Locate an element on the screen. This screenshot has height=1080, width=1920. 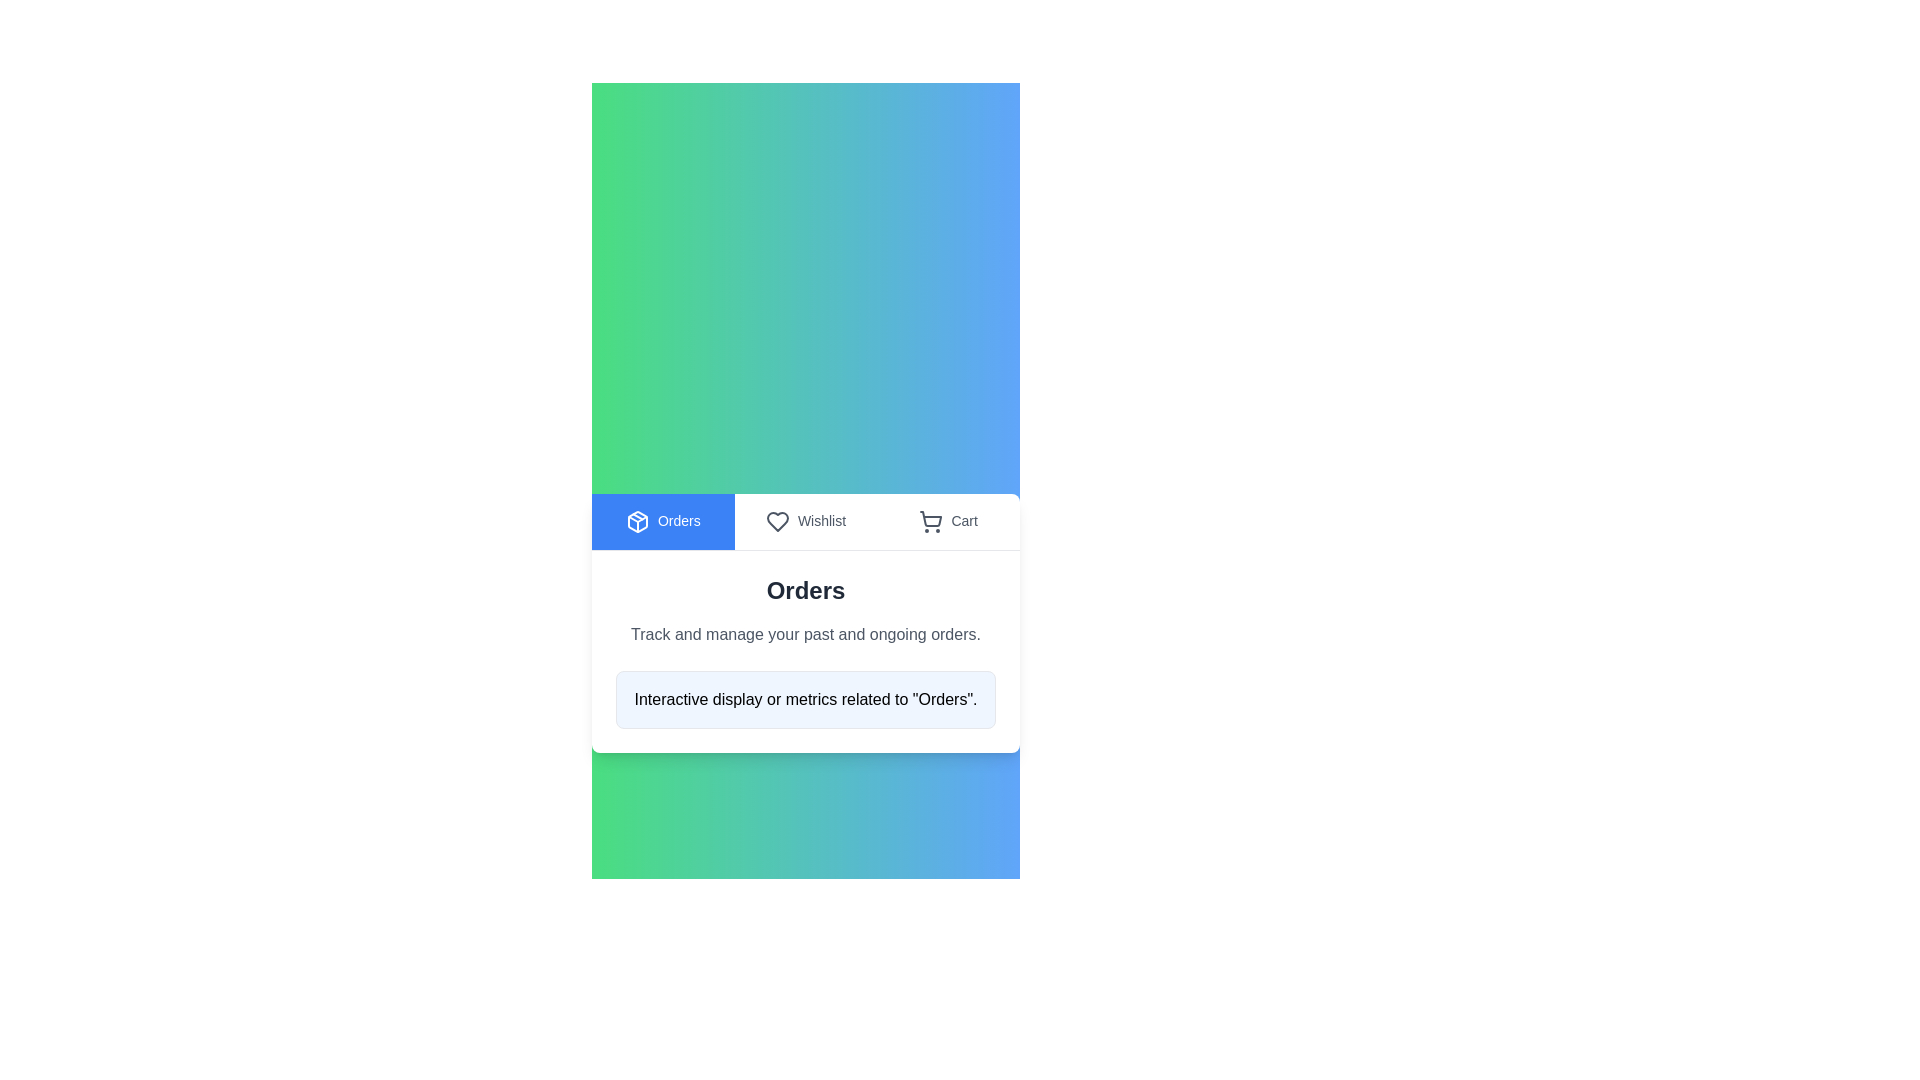
the Wishlist tab by clicking on it is located at coordinates (806, 520).